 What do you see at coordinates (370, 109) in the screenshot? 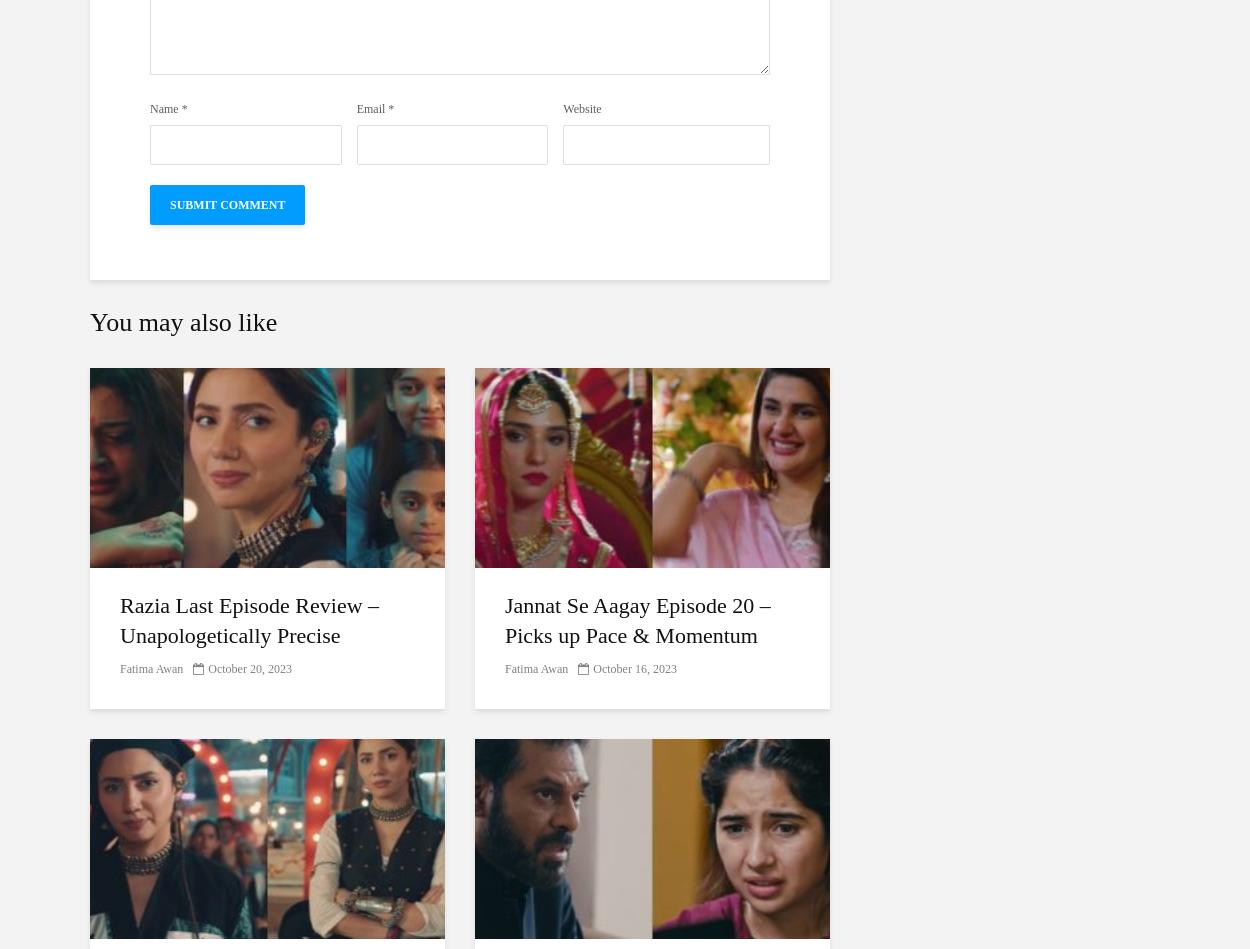
I see `'Email'` at bounding box center [370, 109].